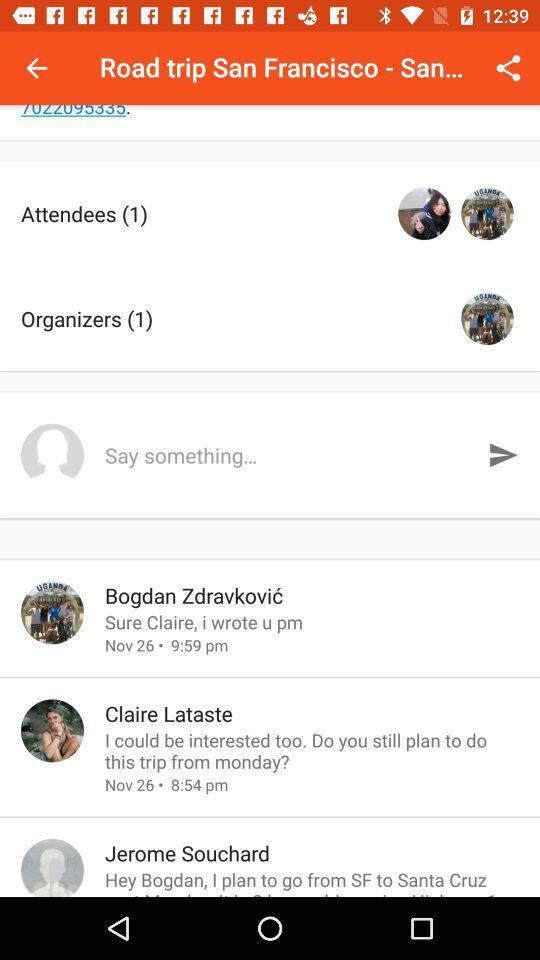 Image resolution: width=540 pixels, height=960 pixels. What do you see at coordinates (486, 213) in the screenshot?
I see `the icon second which is right to attendees1` at bounding box center [486, 213].